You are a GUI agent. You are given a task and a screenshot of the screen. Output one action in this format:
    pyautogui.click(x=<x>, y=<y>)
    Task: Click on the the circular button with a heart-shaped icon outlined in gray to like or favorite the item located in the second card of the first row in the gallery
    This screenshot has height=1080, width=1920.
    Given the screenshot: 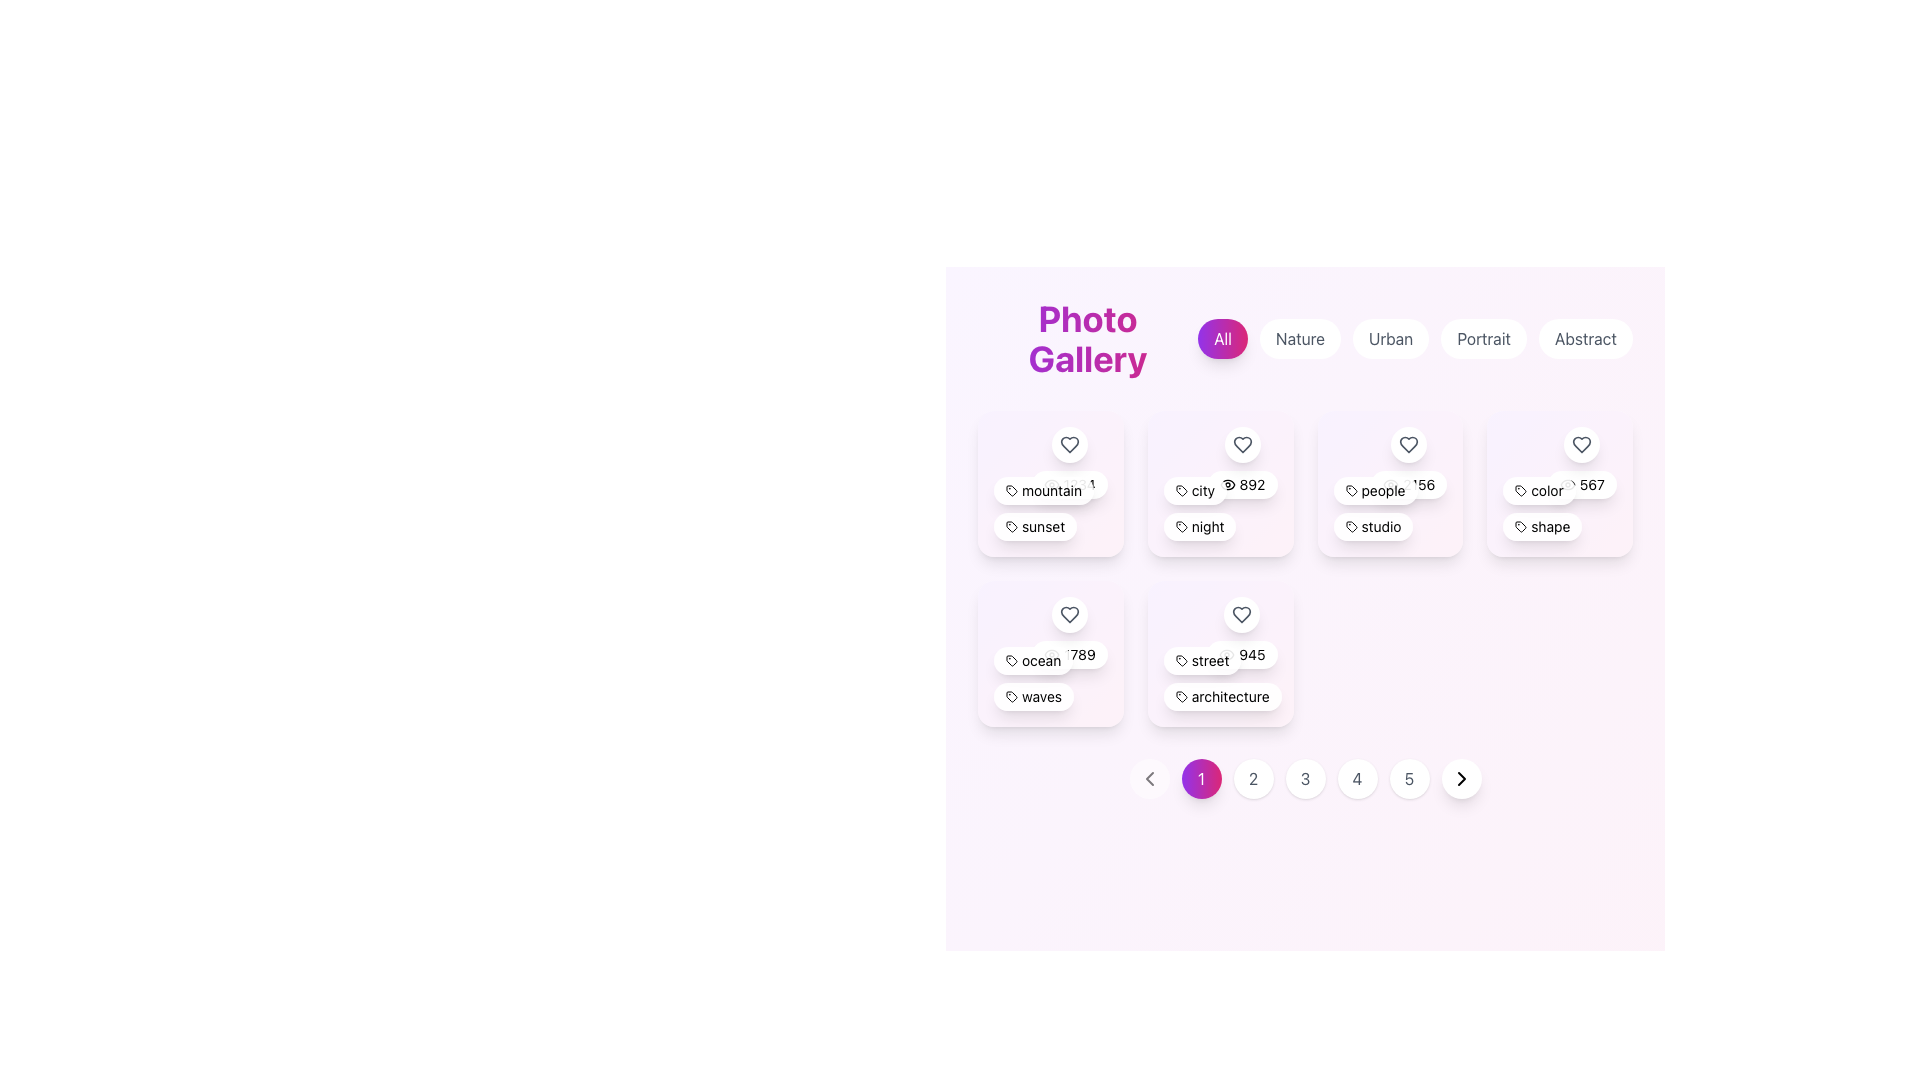 What is the action you would take?
    pyautogui.click(x=1241, y=443)
    